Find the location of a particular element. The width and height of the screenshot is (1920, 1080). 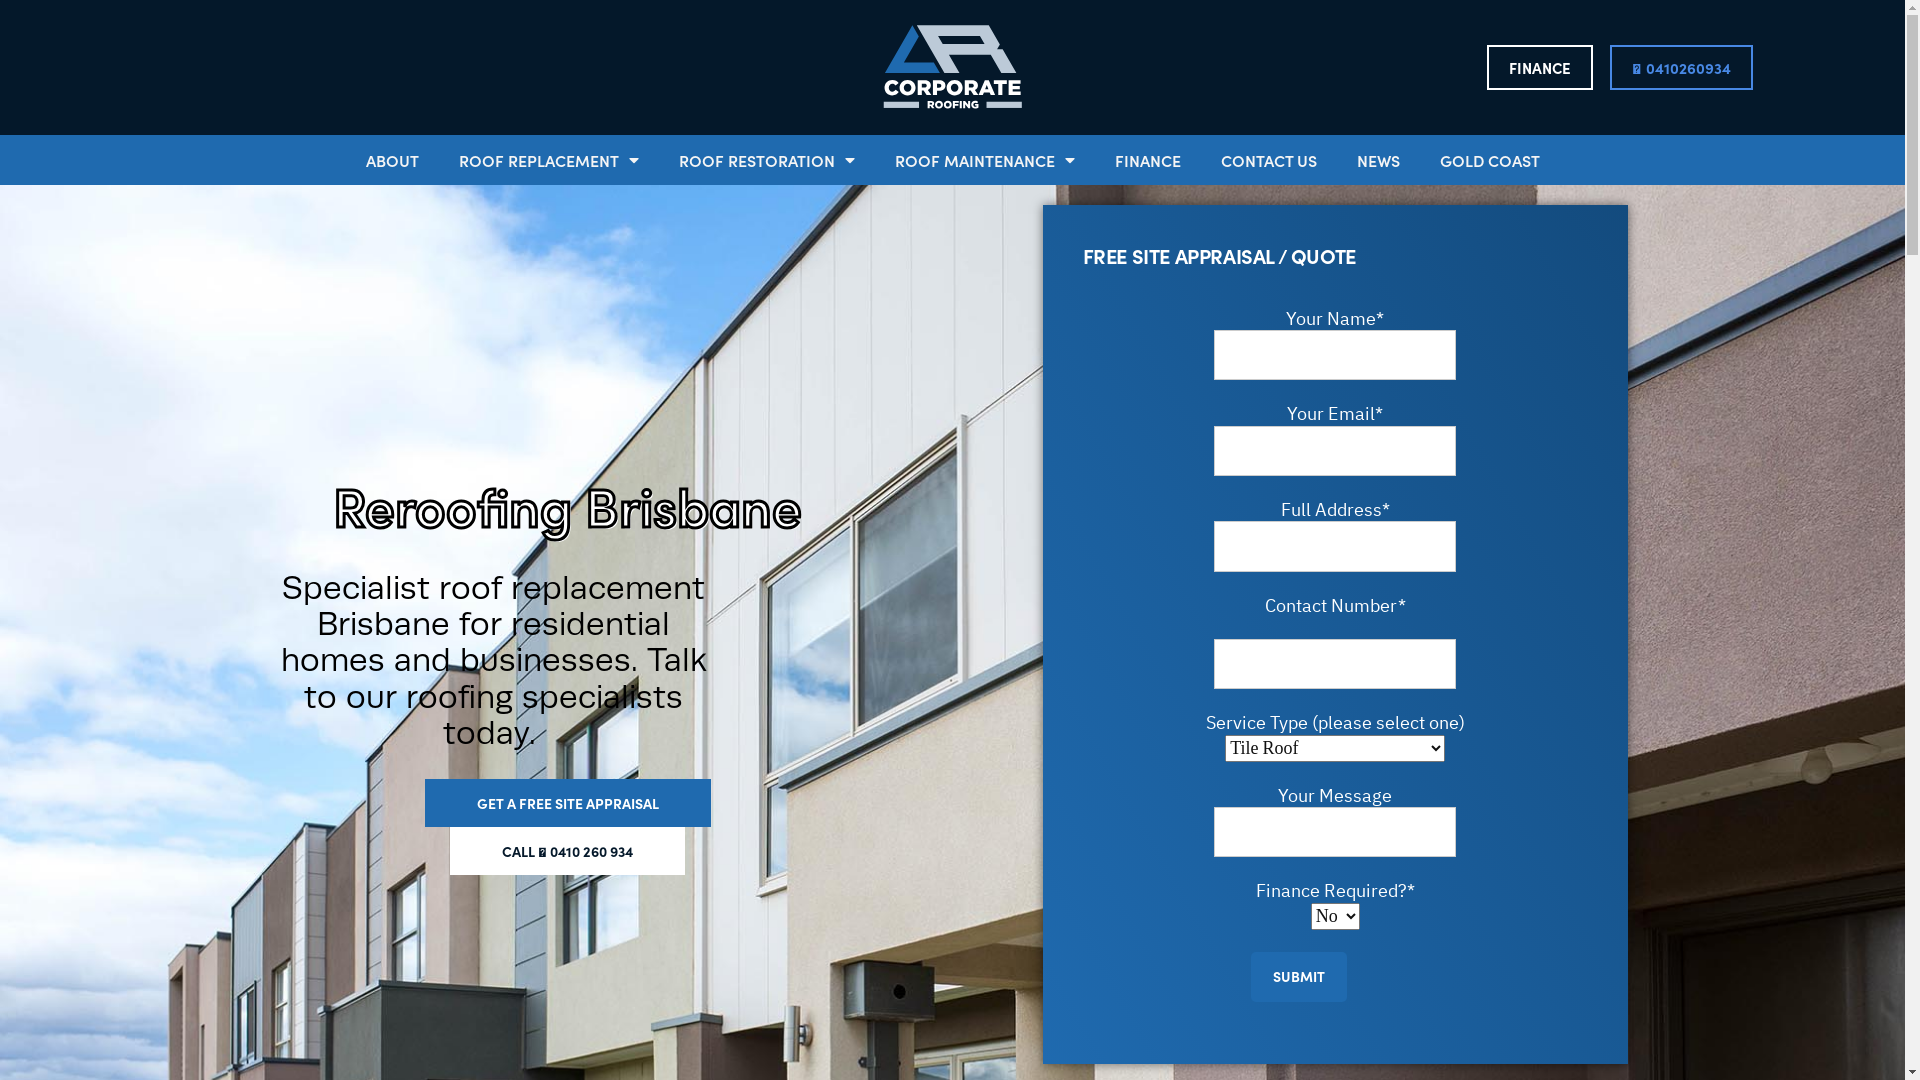

'NEWS' is located at coordinates (1376, 158).